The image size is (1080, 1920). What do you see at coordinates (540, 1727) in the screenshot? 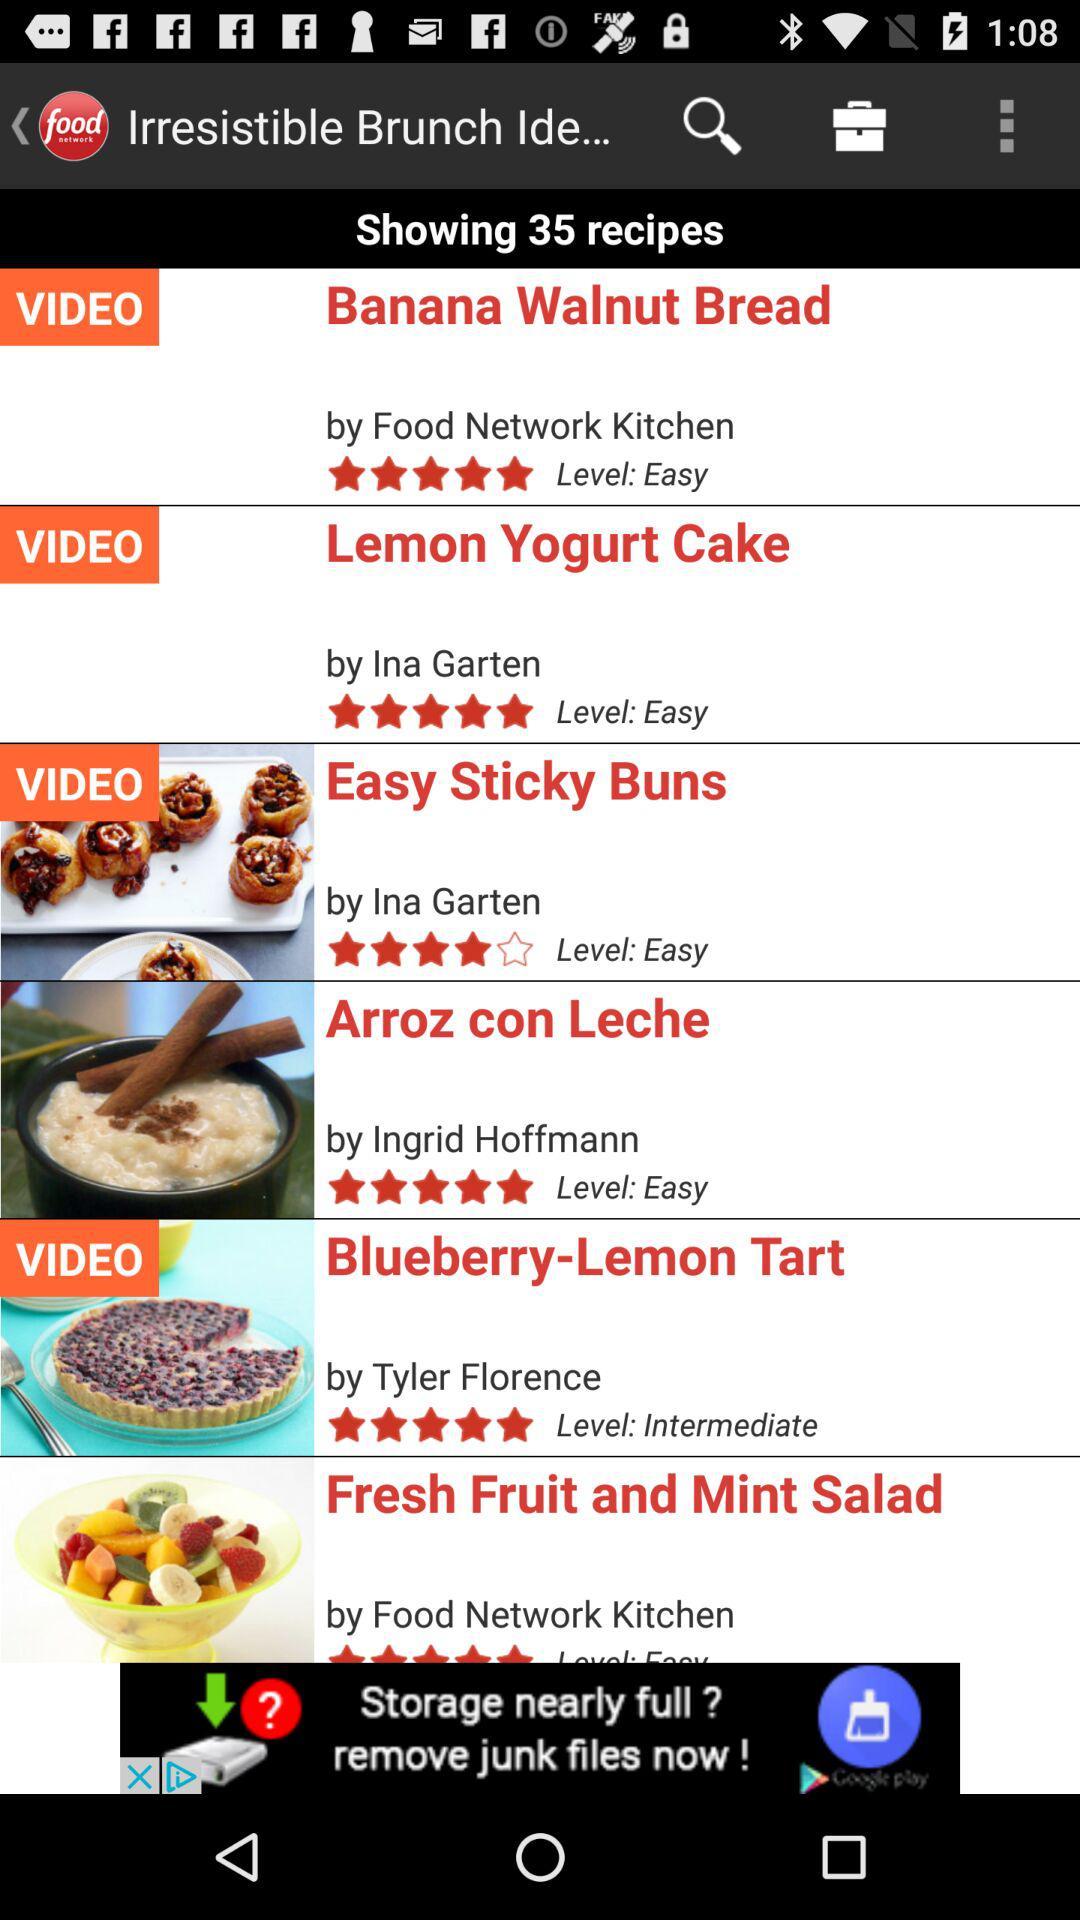
I see `selected advertisement` at bounding box center [540, 1727].